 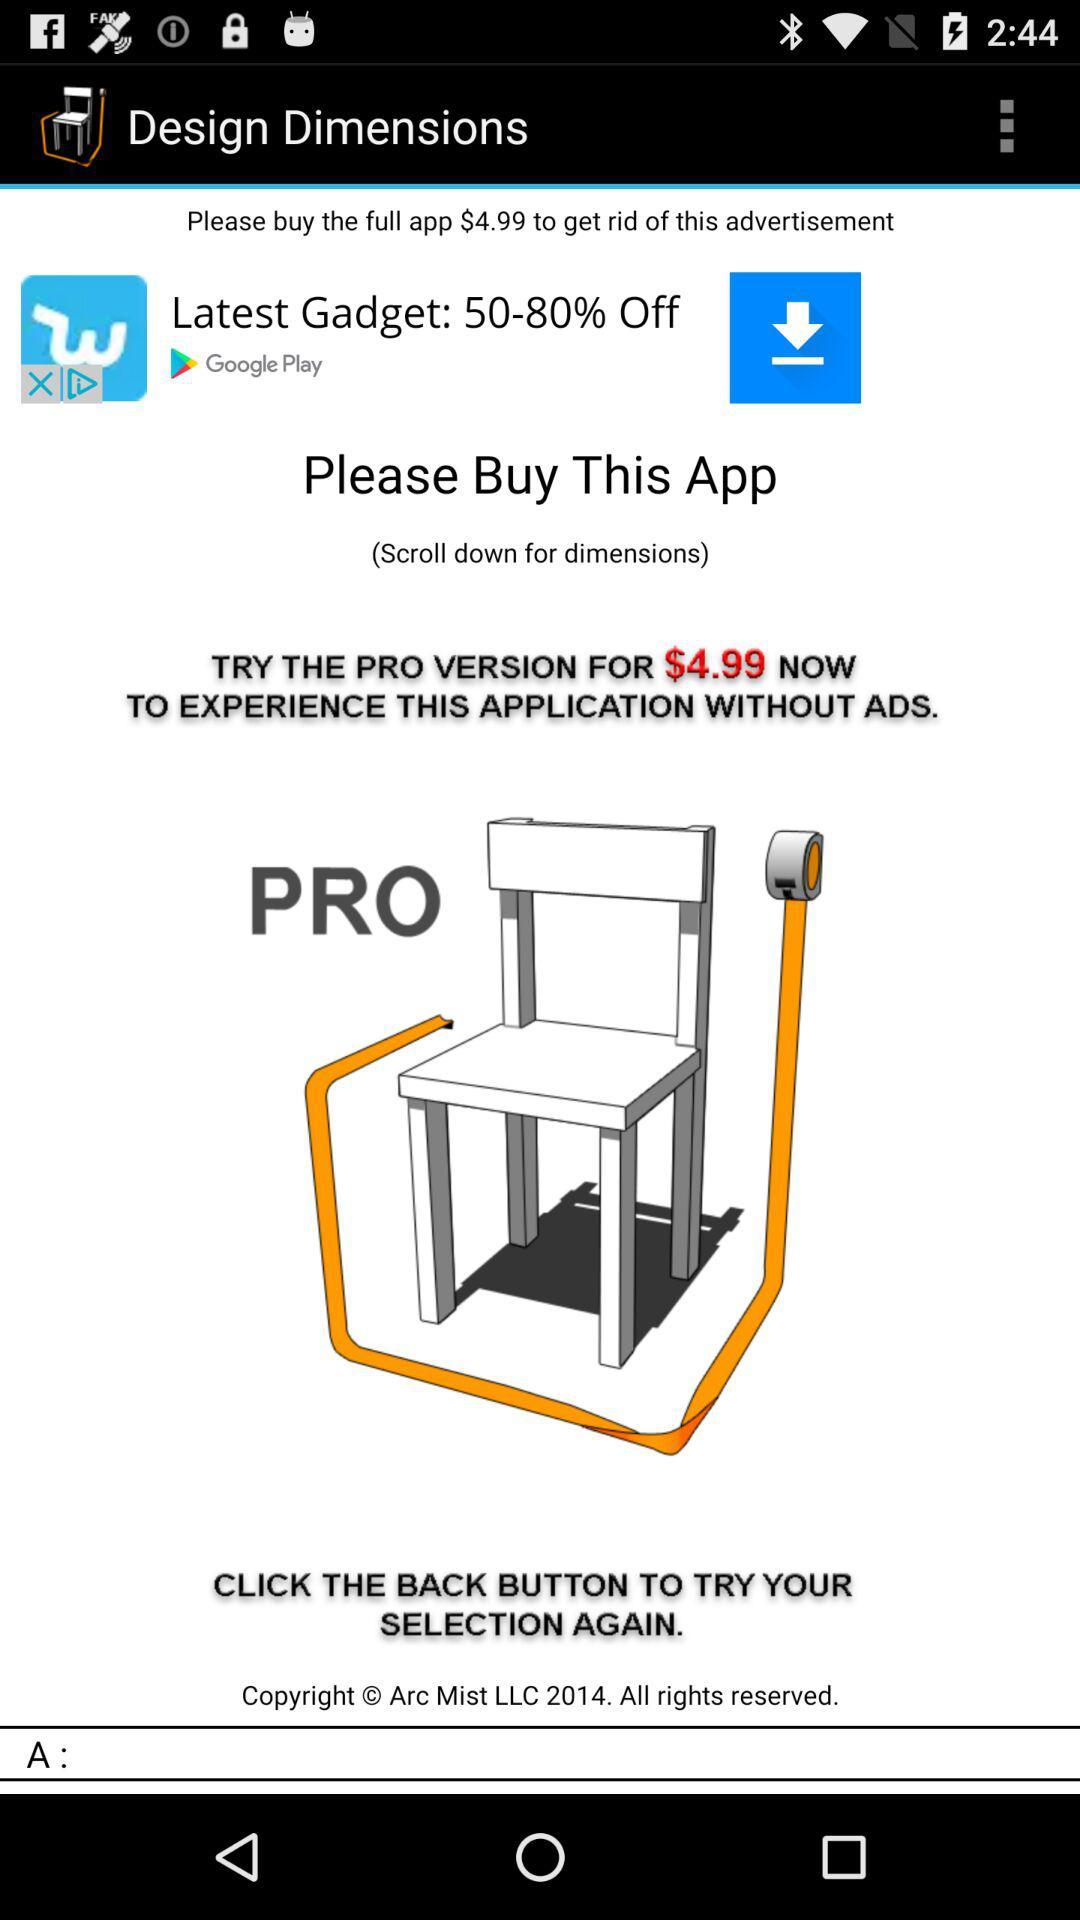 What do you see at coordinates (540, 337) in the screenshot?
I see `icon below please buy the app` at bounding box center [540, 337].